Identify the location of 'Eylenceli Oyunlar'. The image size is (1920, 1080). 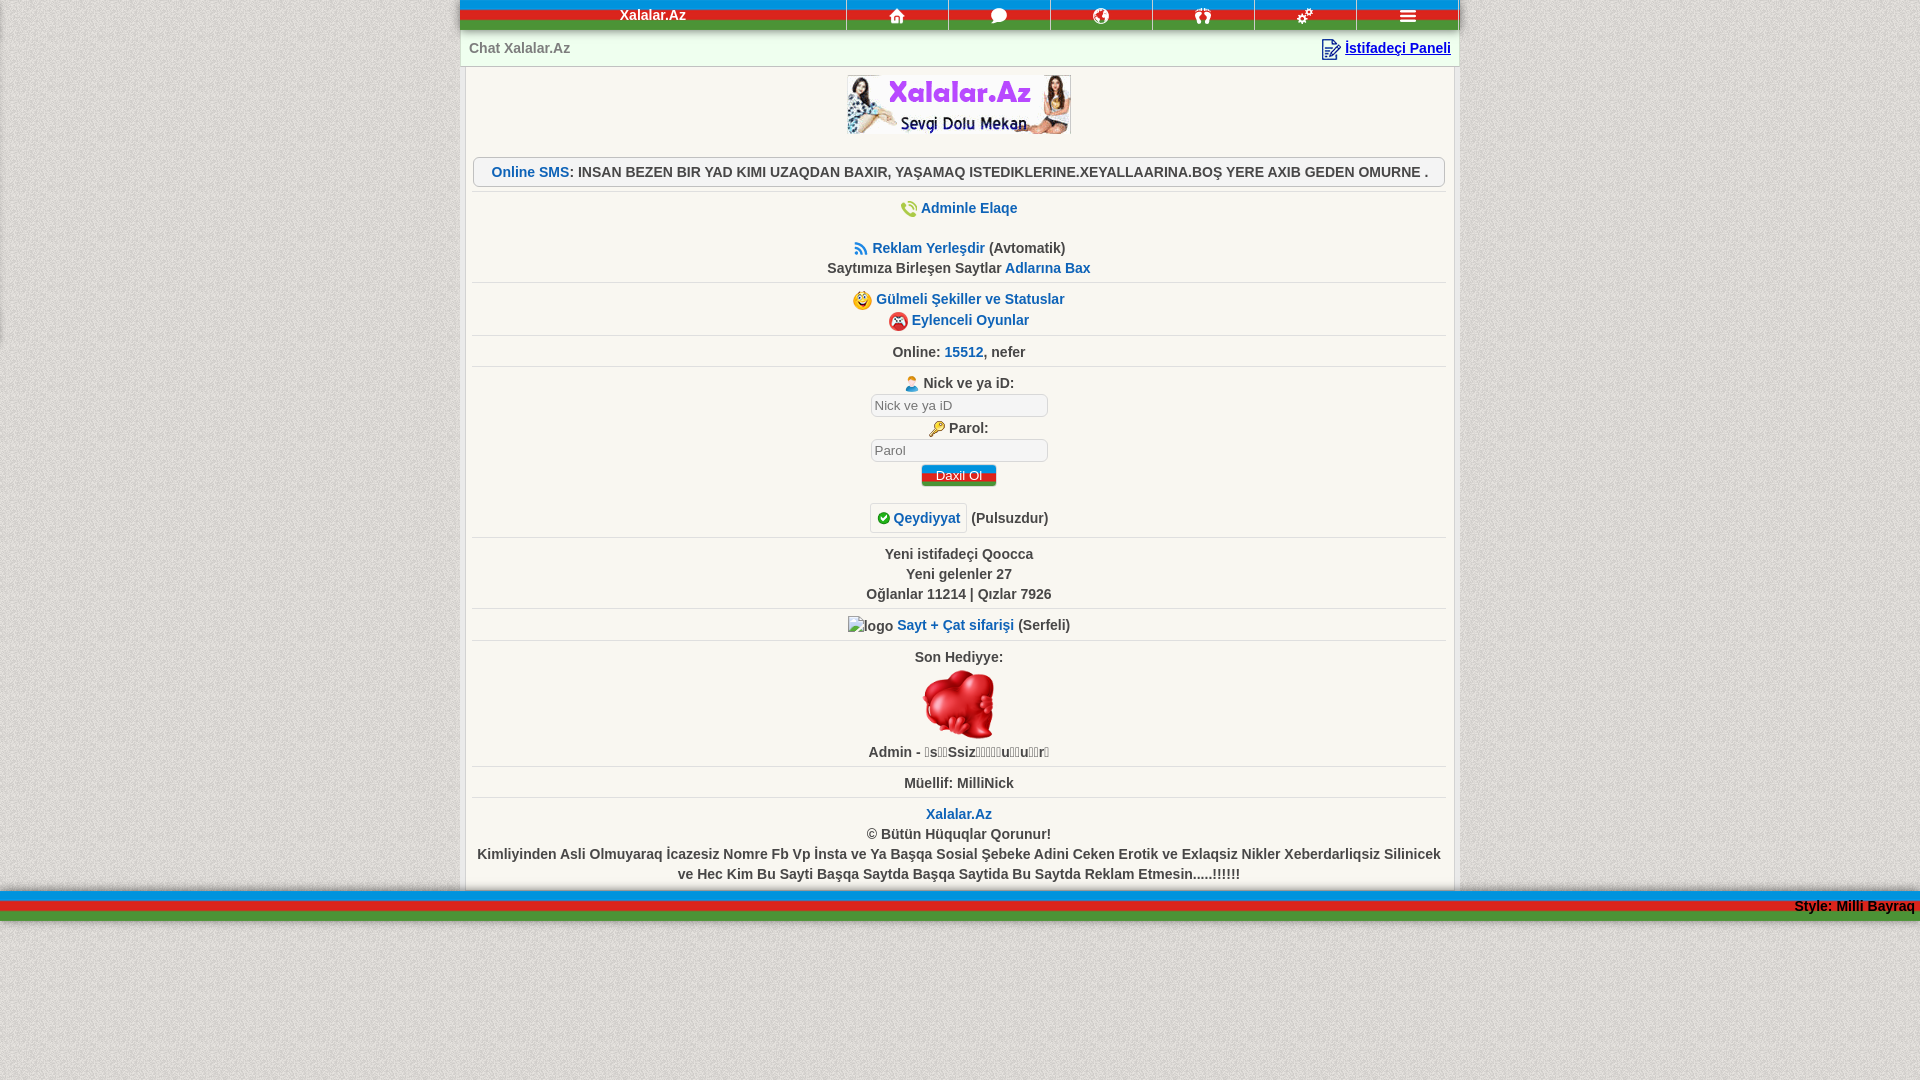
(911, 319).